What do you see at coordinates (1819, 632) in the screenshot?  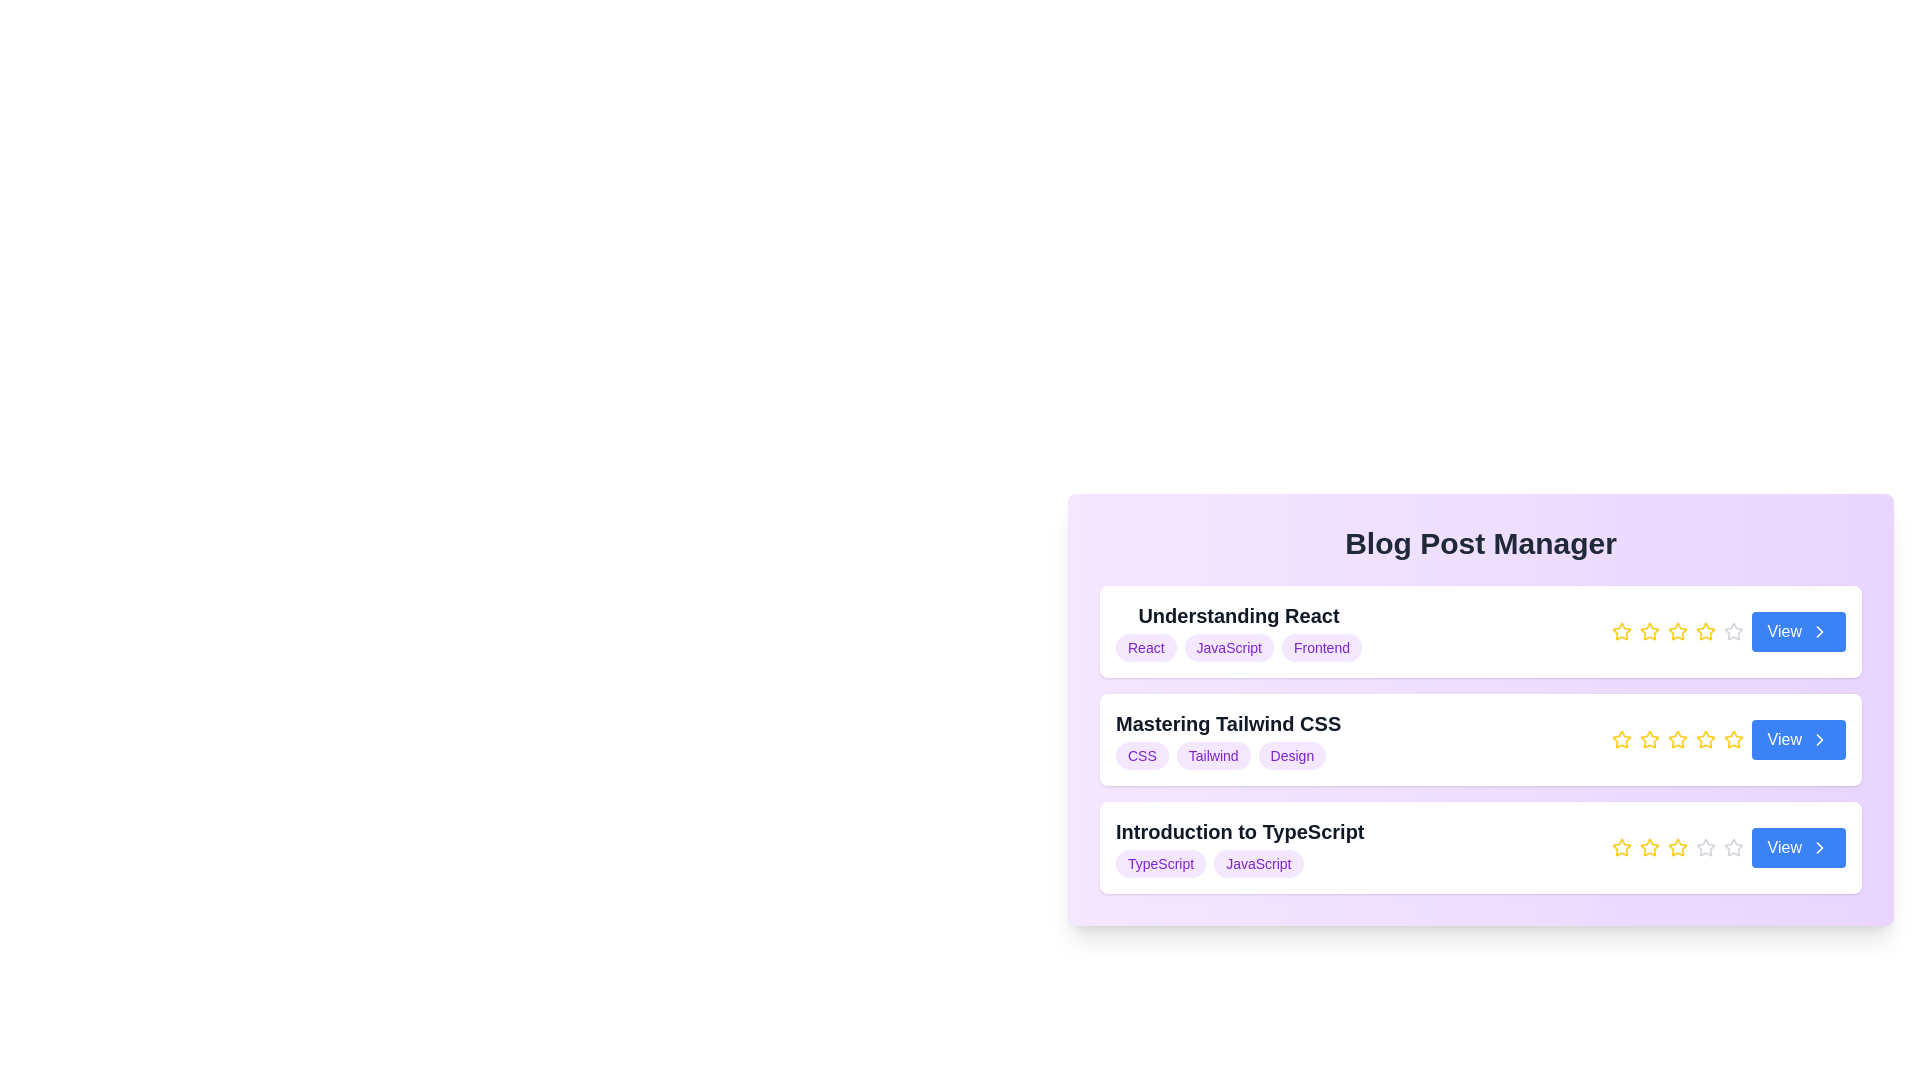 I see `the Chevron-Right icon, which is located at the rightmost end of the 'View' button in the first list item of the 'Blog Post Manager' section` at bounding box center [1819, 632].